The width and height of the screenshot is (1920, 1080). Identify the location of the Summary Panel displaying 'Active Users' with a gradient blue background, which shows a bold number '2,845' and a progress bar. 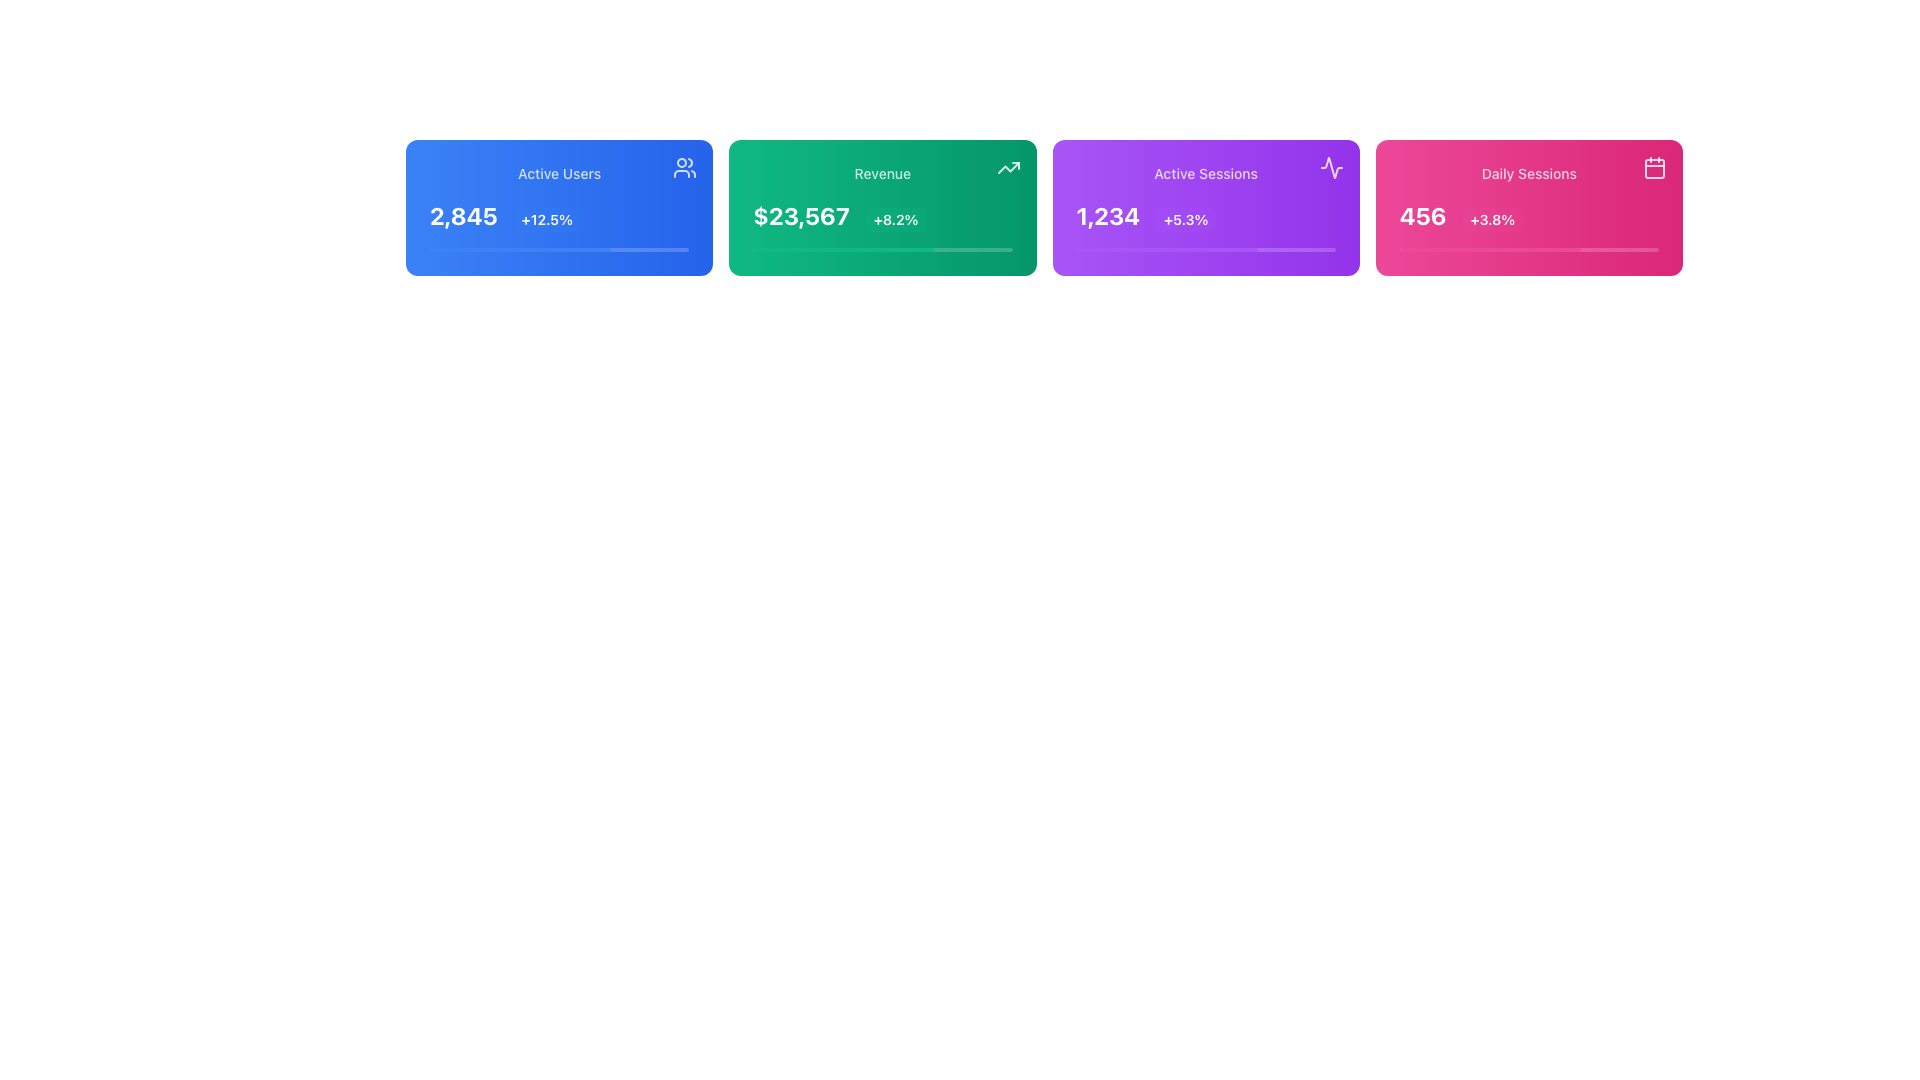
(559, 208).